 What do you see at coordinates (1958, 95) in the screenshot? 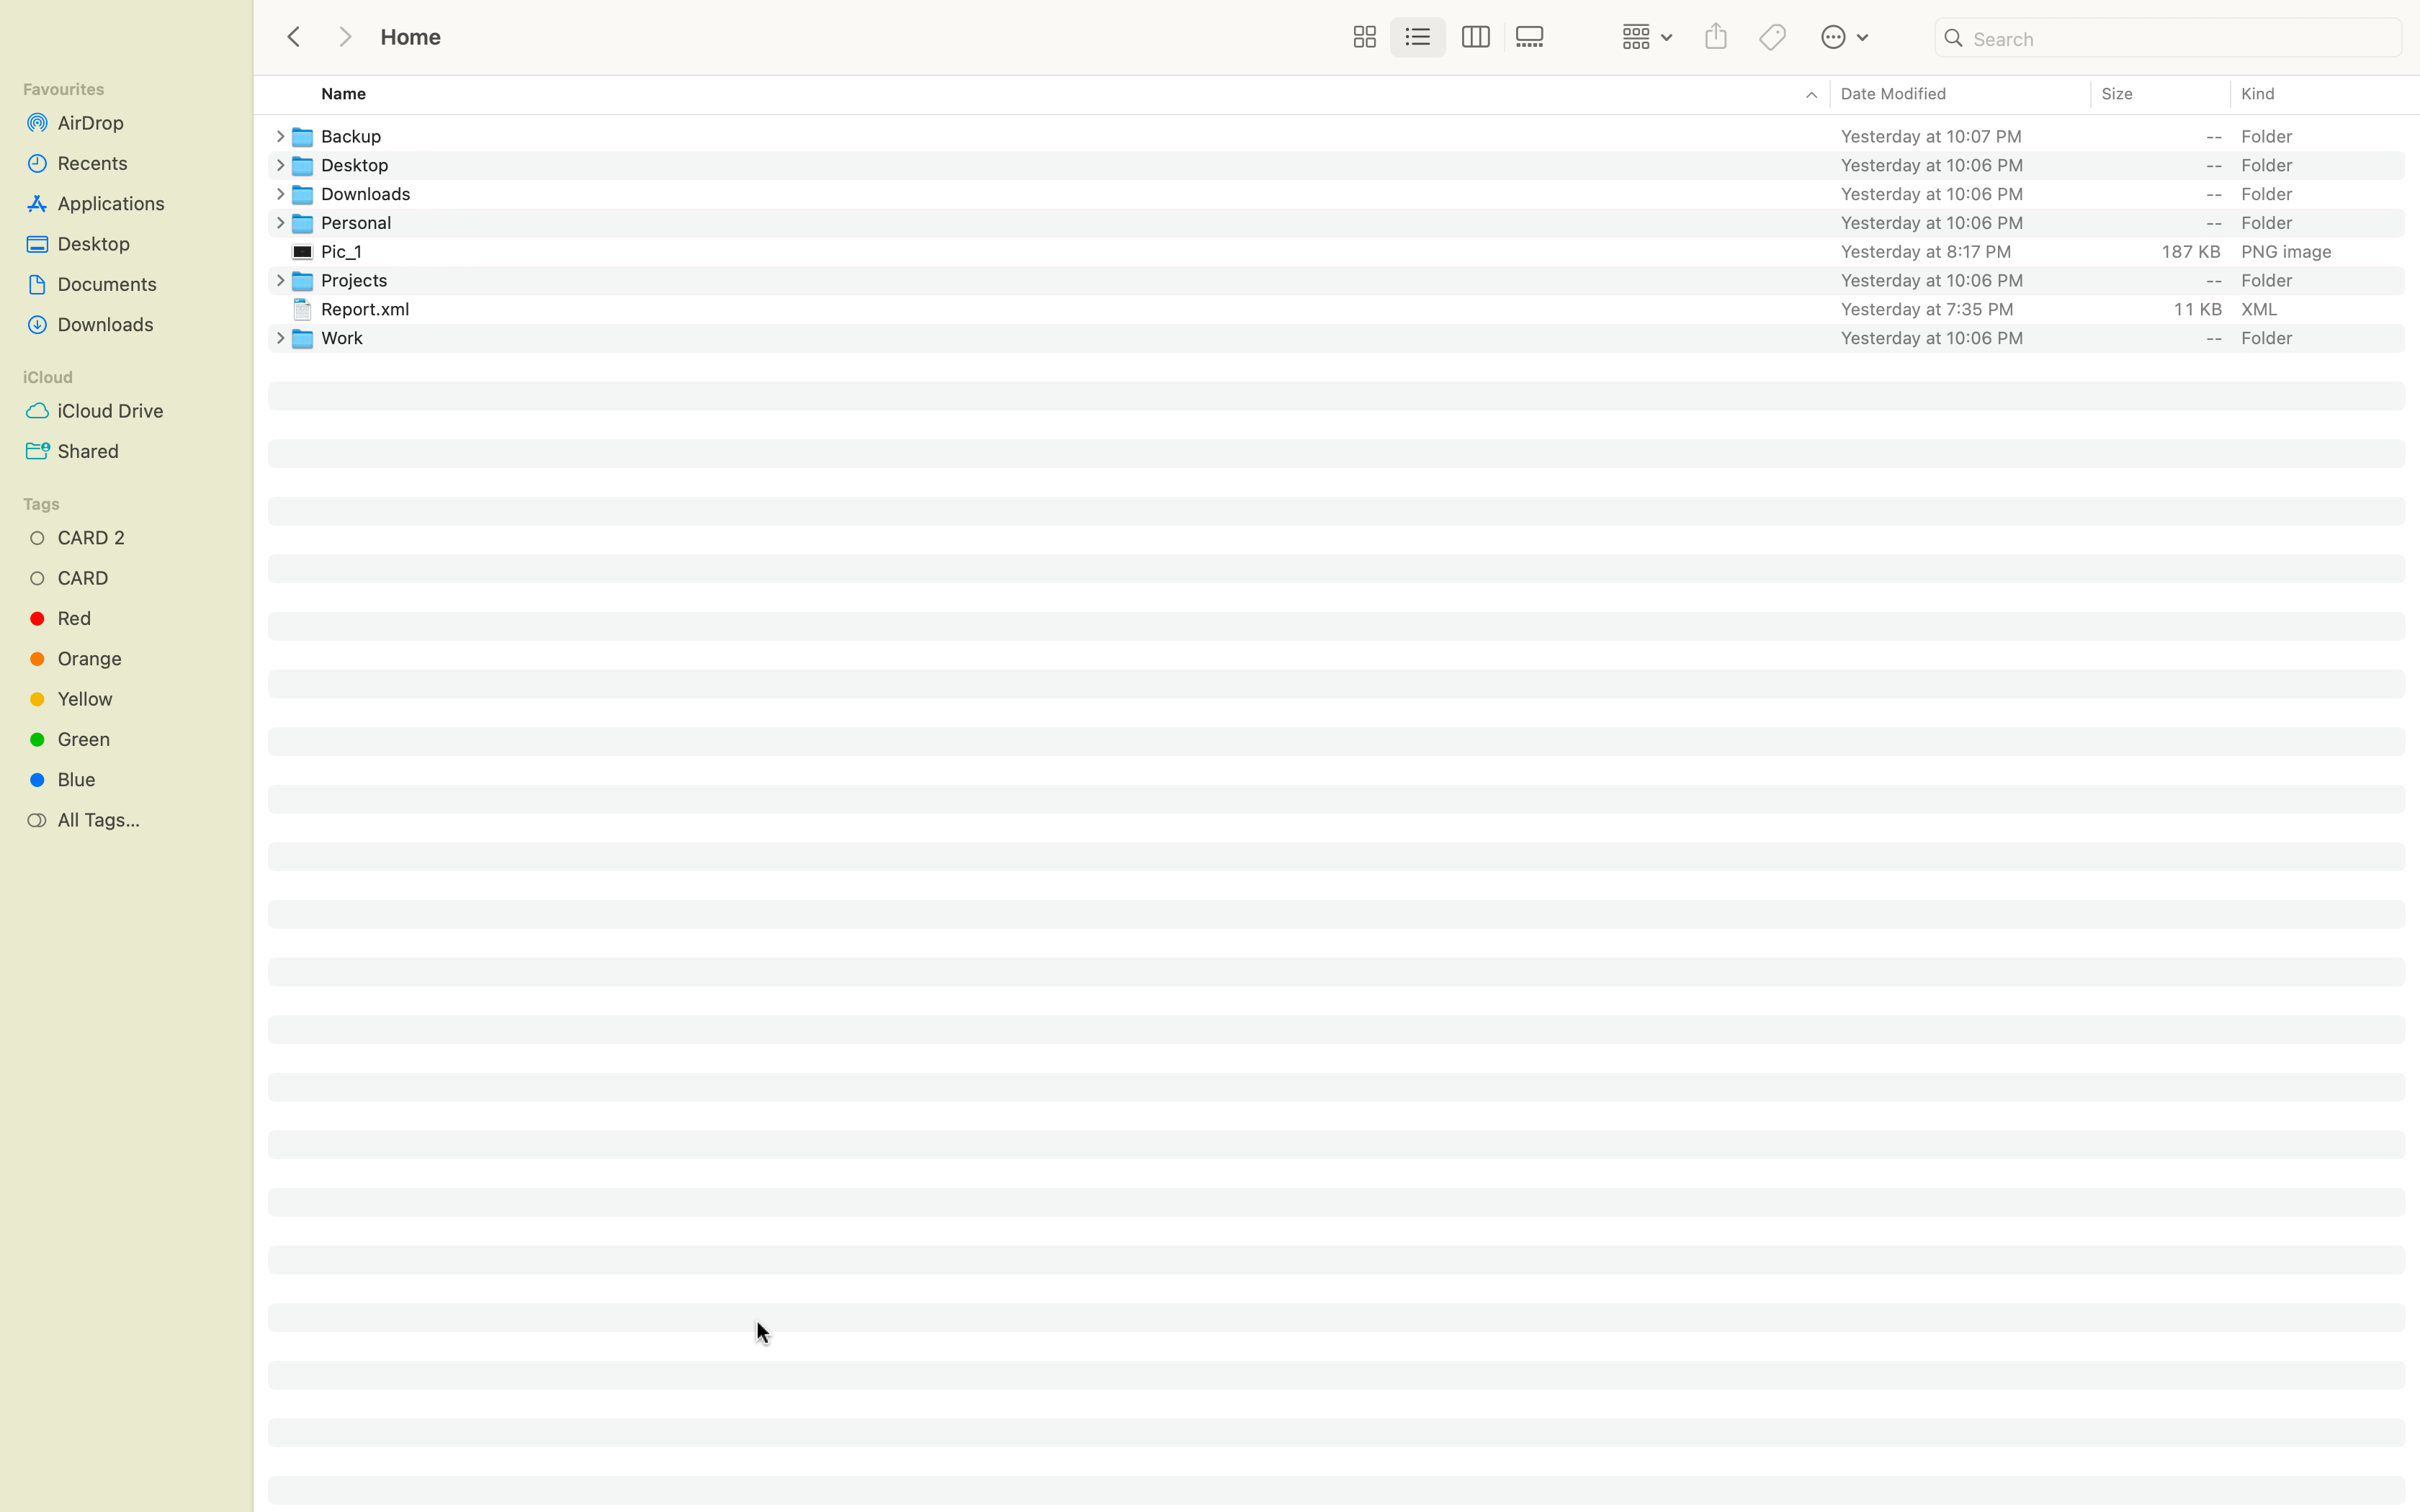
I see `Sort the documents from newest to oldest` at bounding box center [1958, 95].